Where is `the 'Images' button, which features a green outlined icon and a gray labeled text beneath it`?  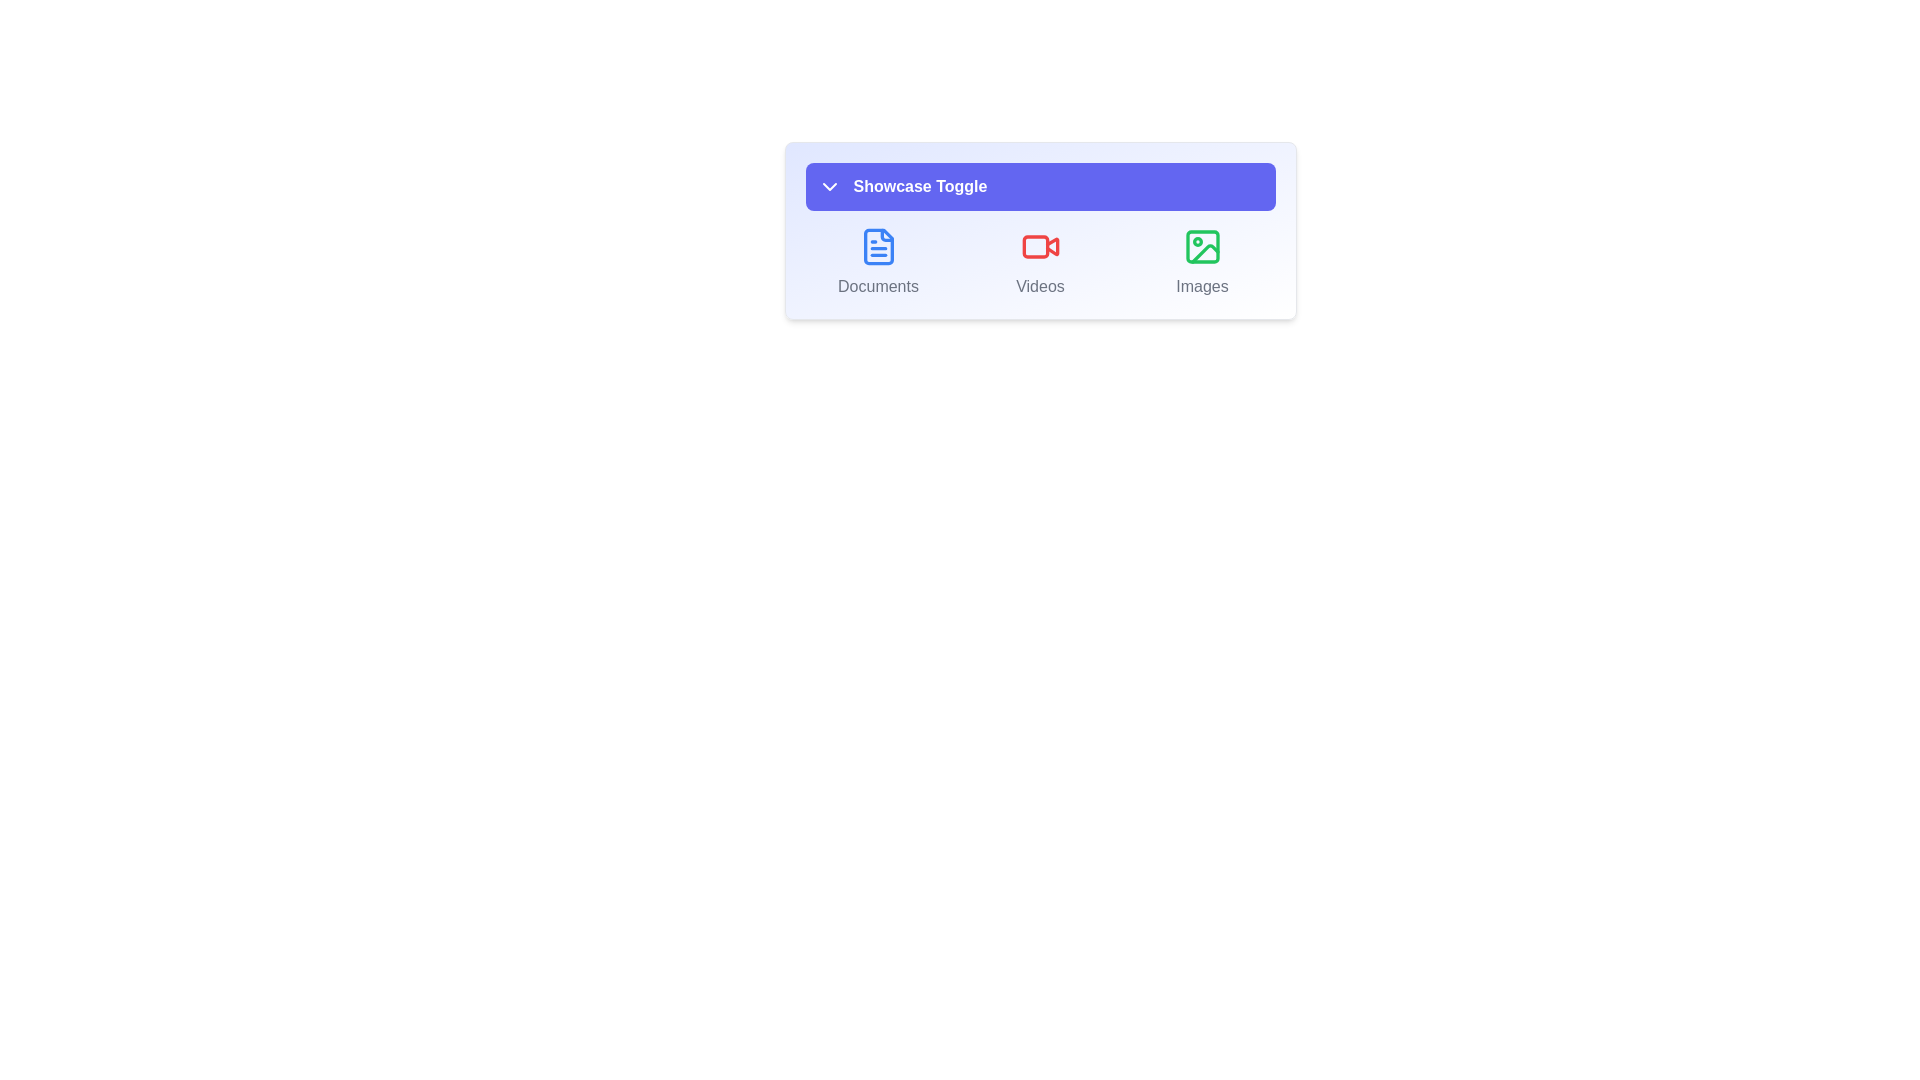
the 'Images' button, which features a green outlined icon and a gray labeled text beneath it is located at coordinates (1201, 261).